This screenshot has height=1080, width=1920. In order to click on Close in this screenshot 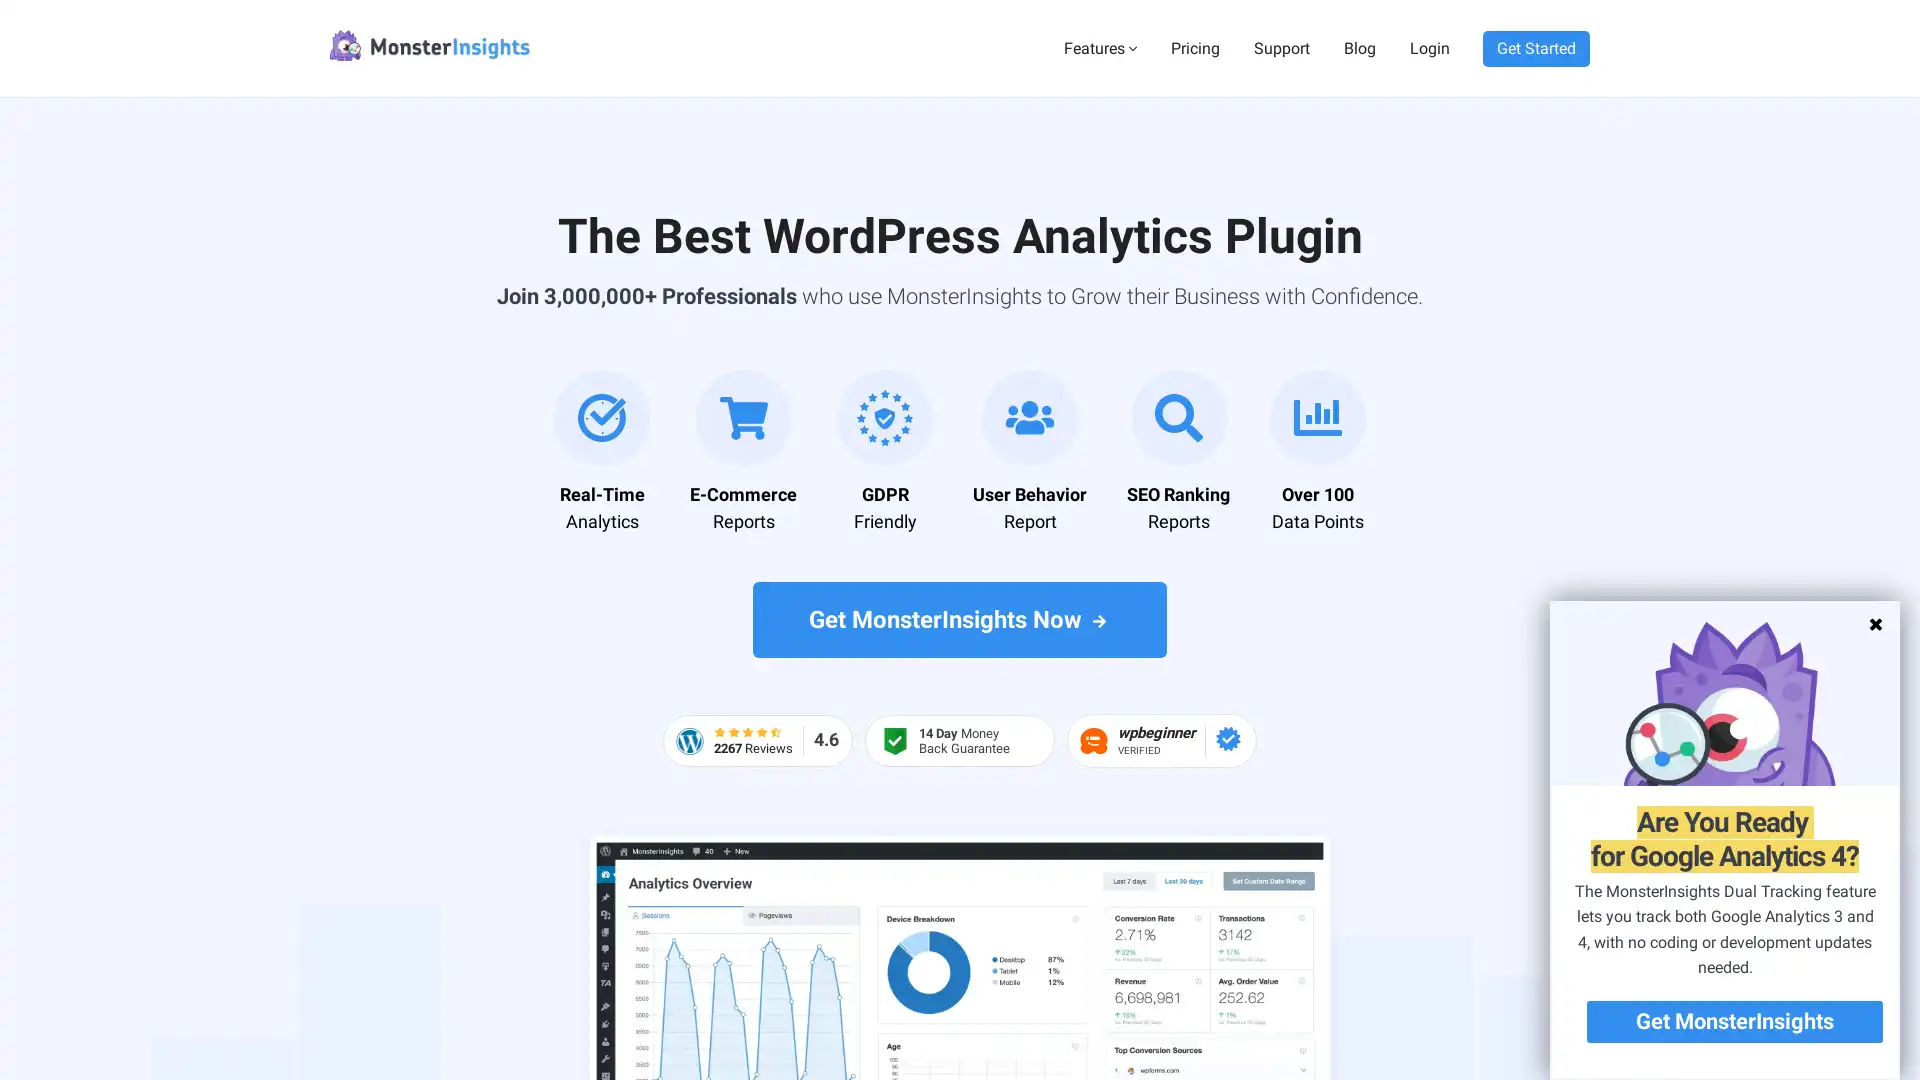, I will do `click(1872, 623)`.